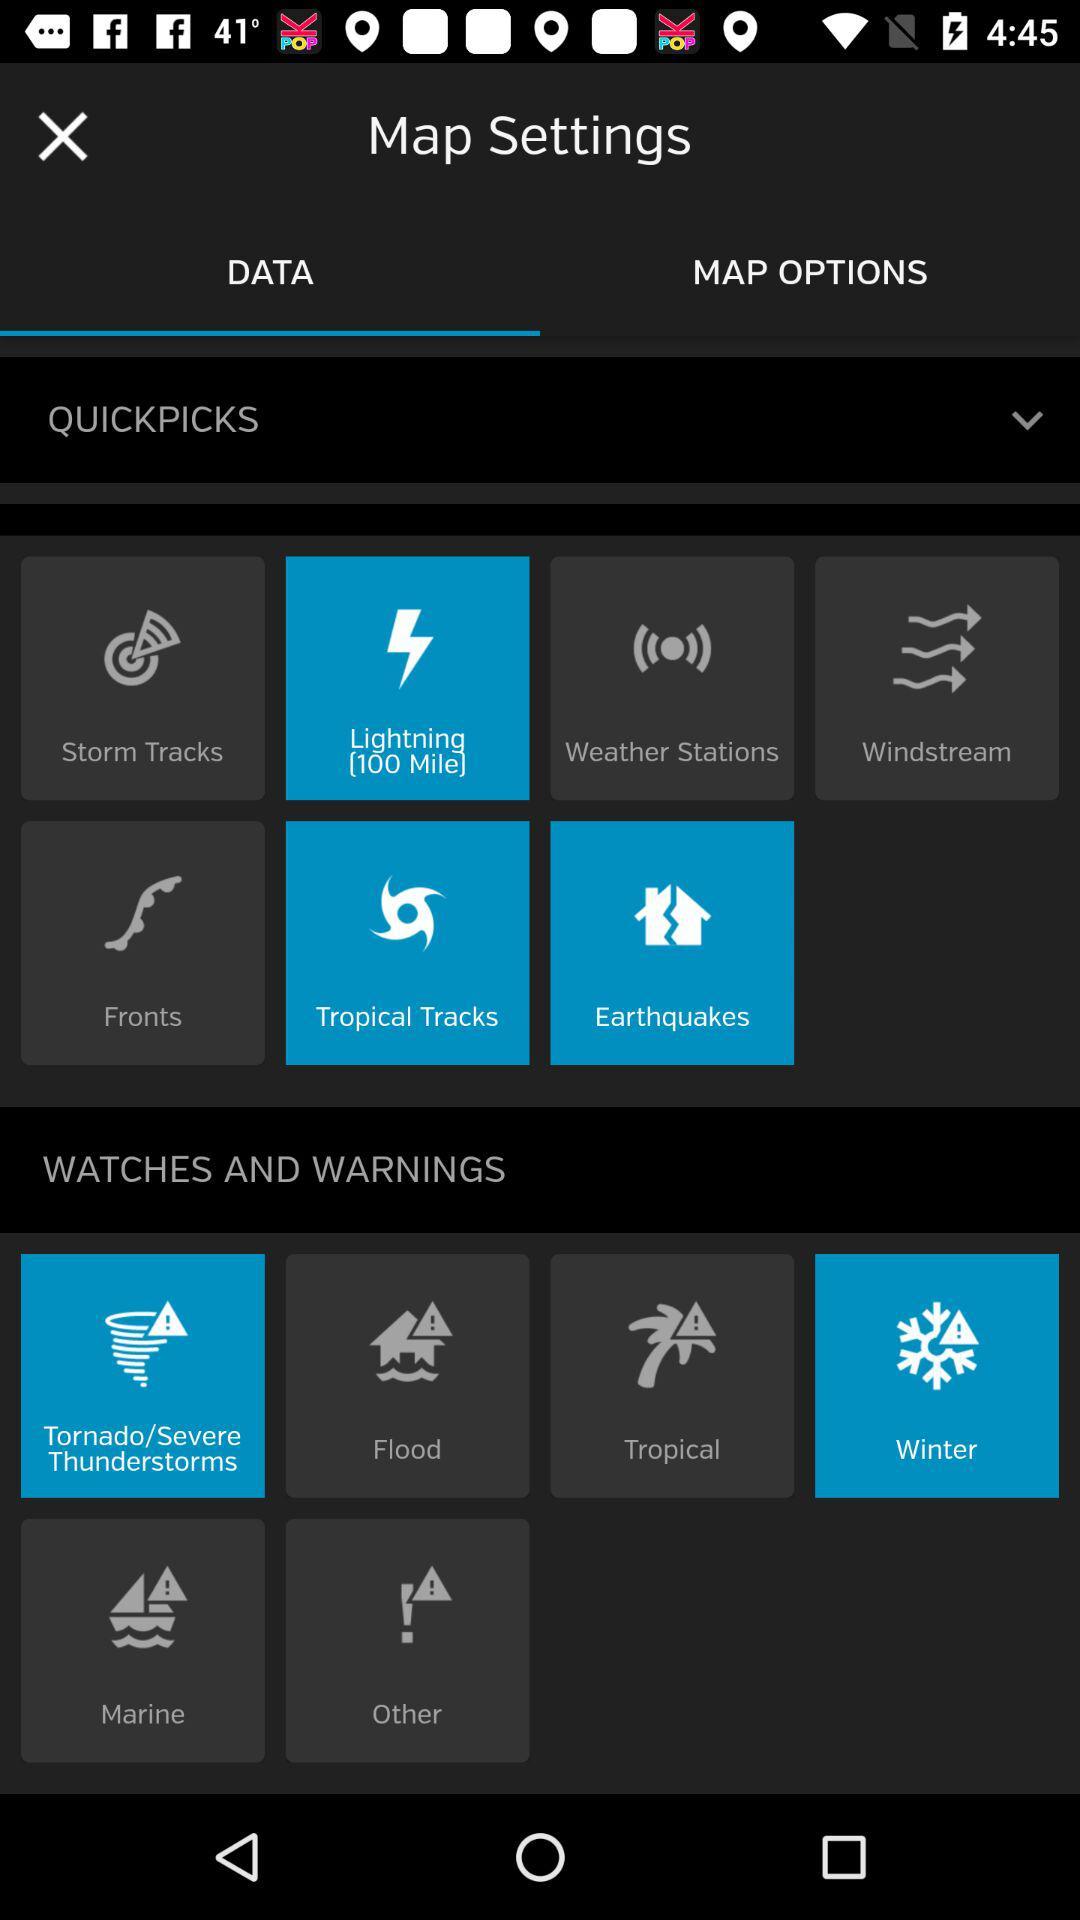 The image size is (1080, 1920). What do you see at coordinates (61, 136) in the screenshot?
I see `close icon at top left` at bounding box center [61, 136].